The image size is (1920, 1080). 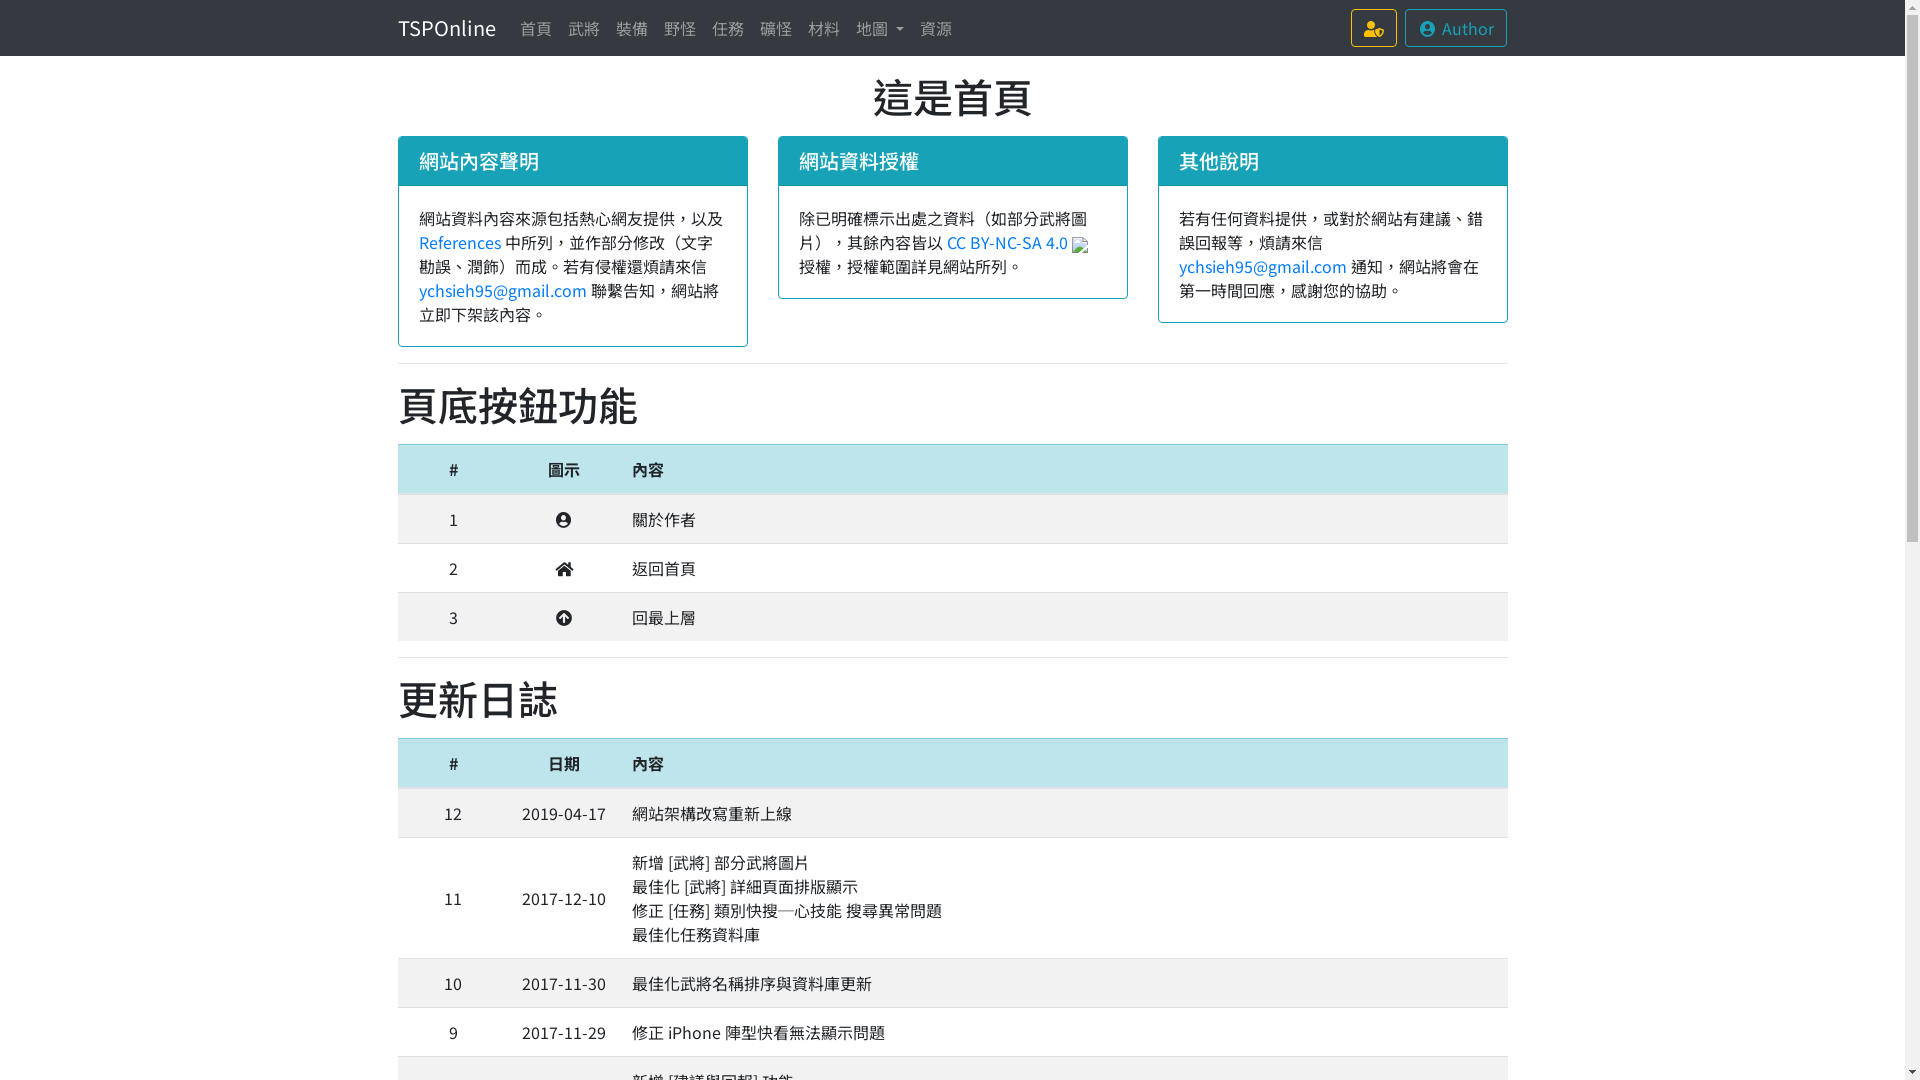 What do you see at coordinates (416, 241) in the screenshot?
I see `'References'` at bounding box center [416, 241].